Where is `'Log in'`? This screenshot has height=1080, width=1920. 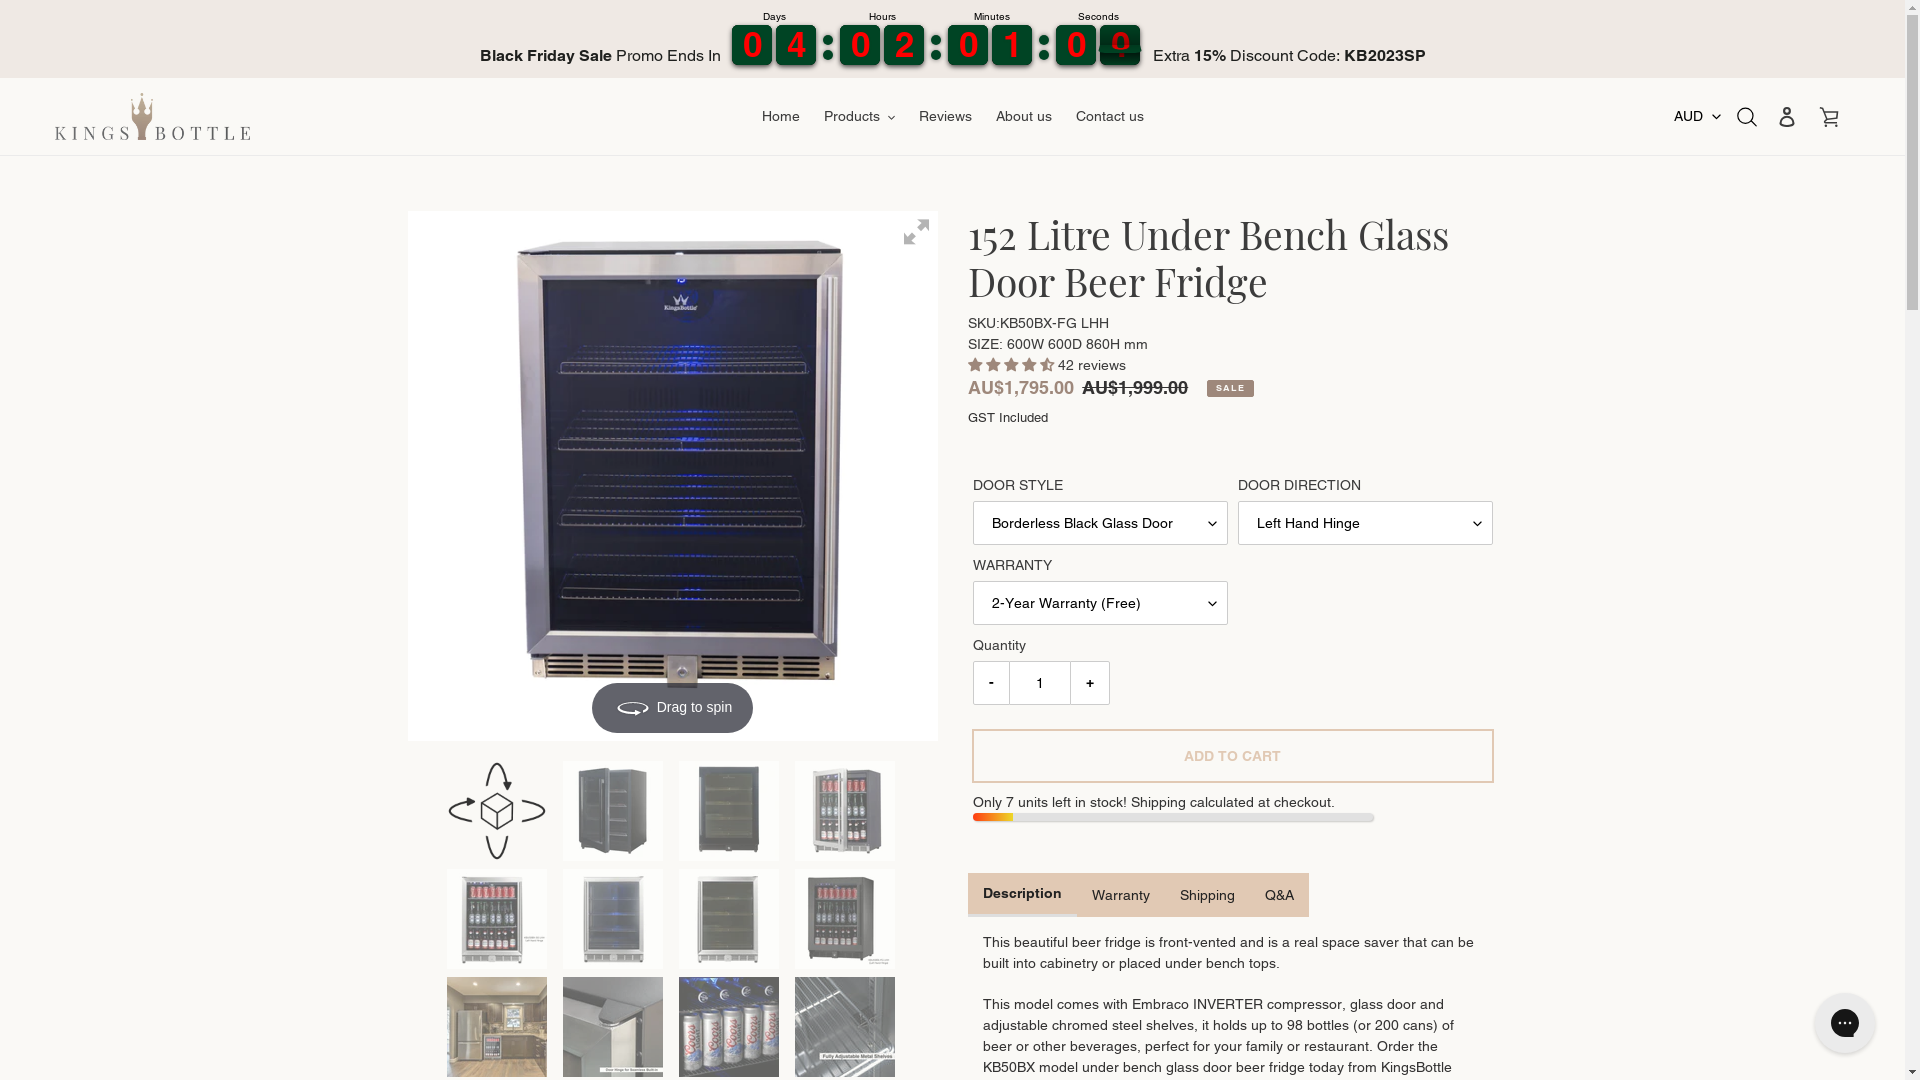
'Log in' is located at coordinates (1786, 116).